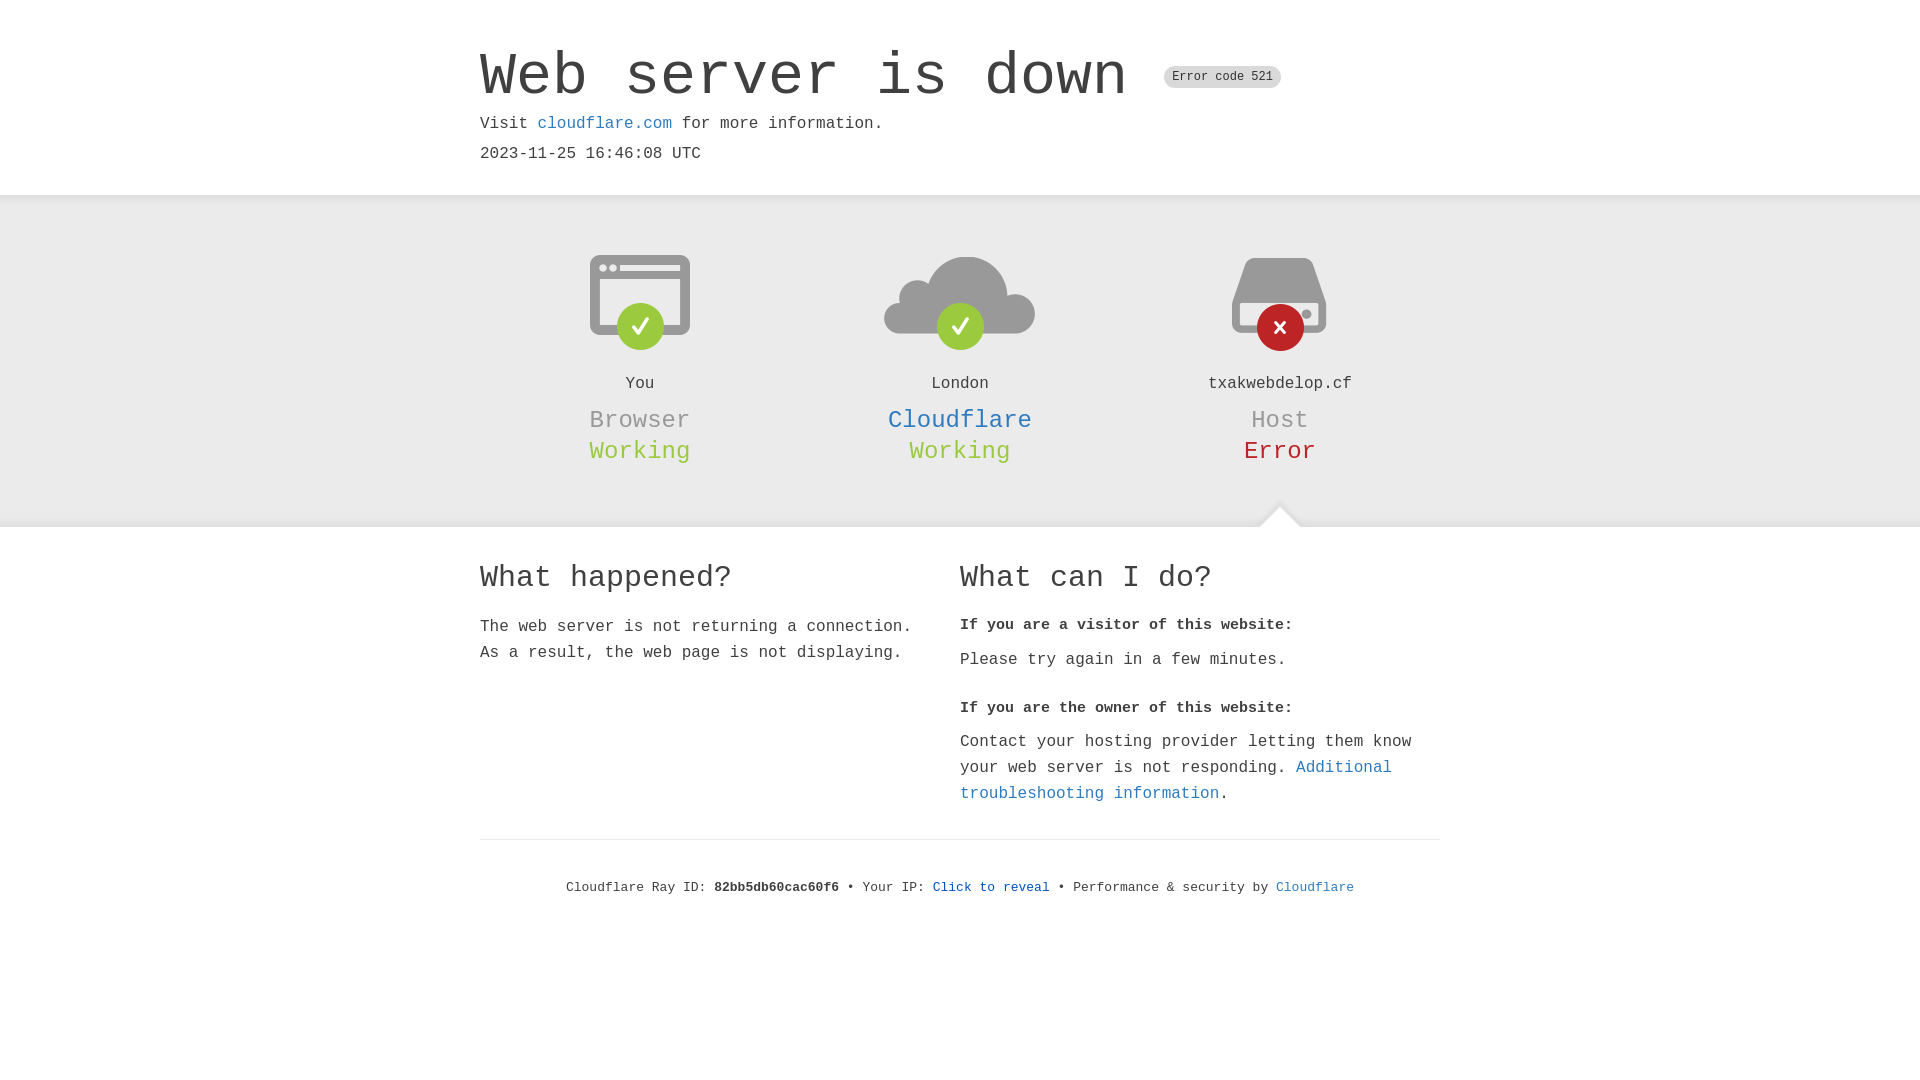 The image size is (1920, 1080). What do you see at coordinates (991, 886) in the screenshot?
I see `'Click to reveal'` at bounding box center [991, 886].